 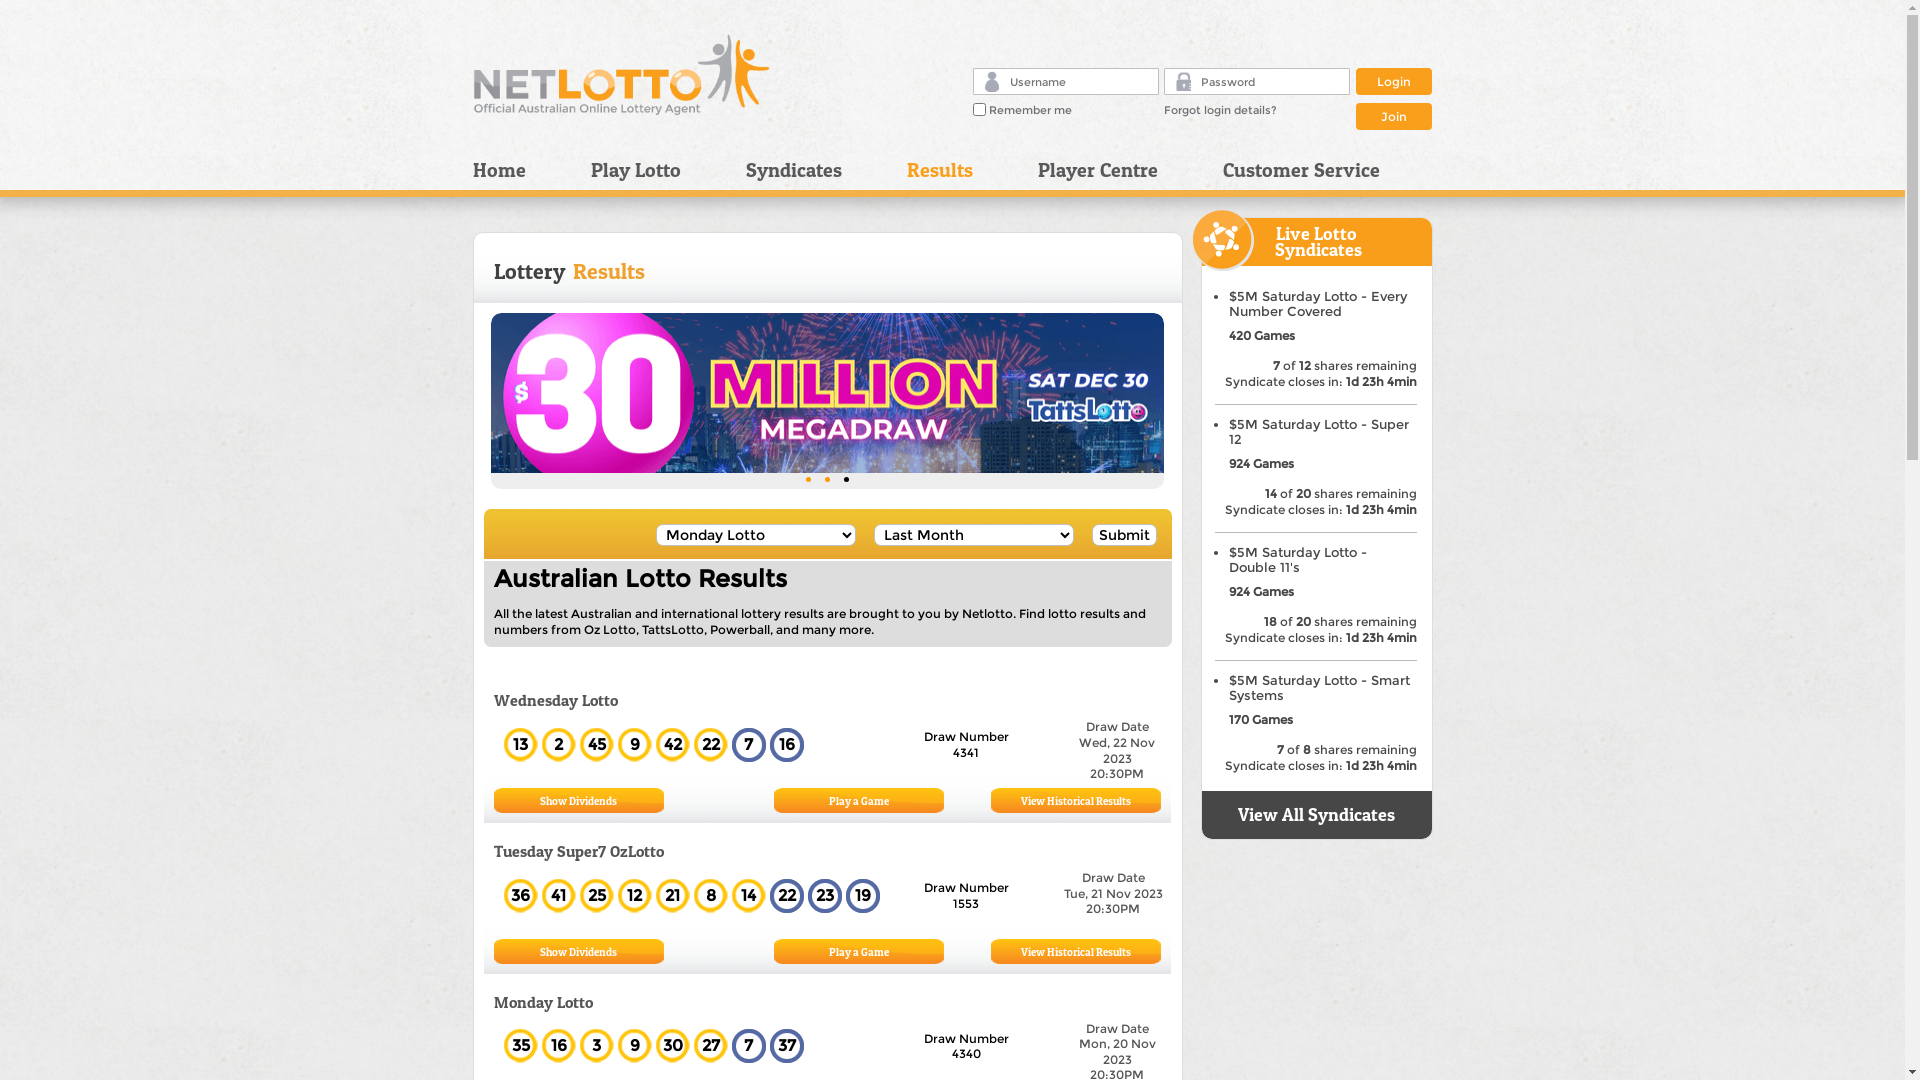 I want to click on 'Login', so click(x=1392, y=80).